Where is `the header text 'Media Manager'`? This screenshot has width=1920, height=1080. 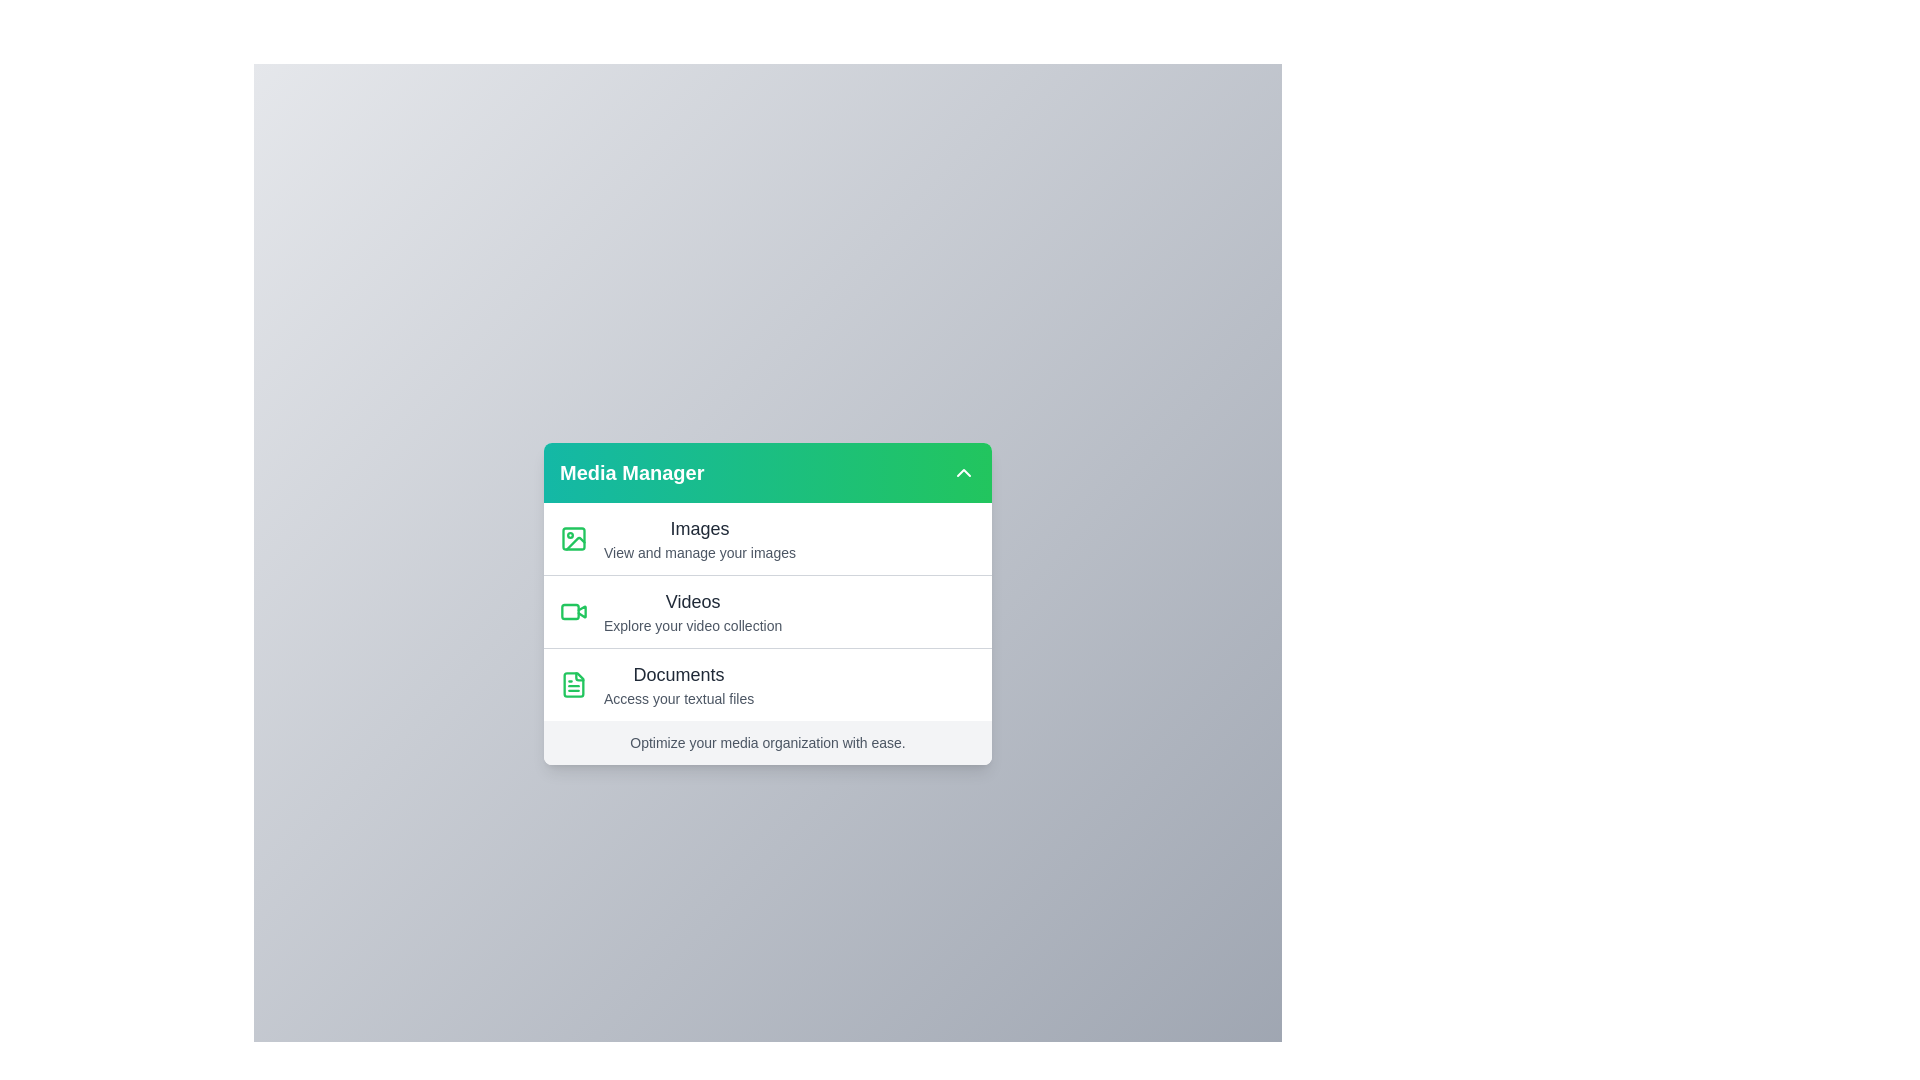
the header text 'Media Manager' is located at coordinates (631, 473).